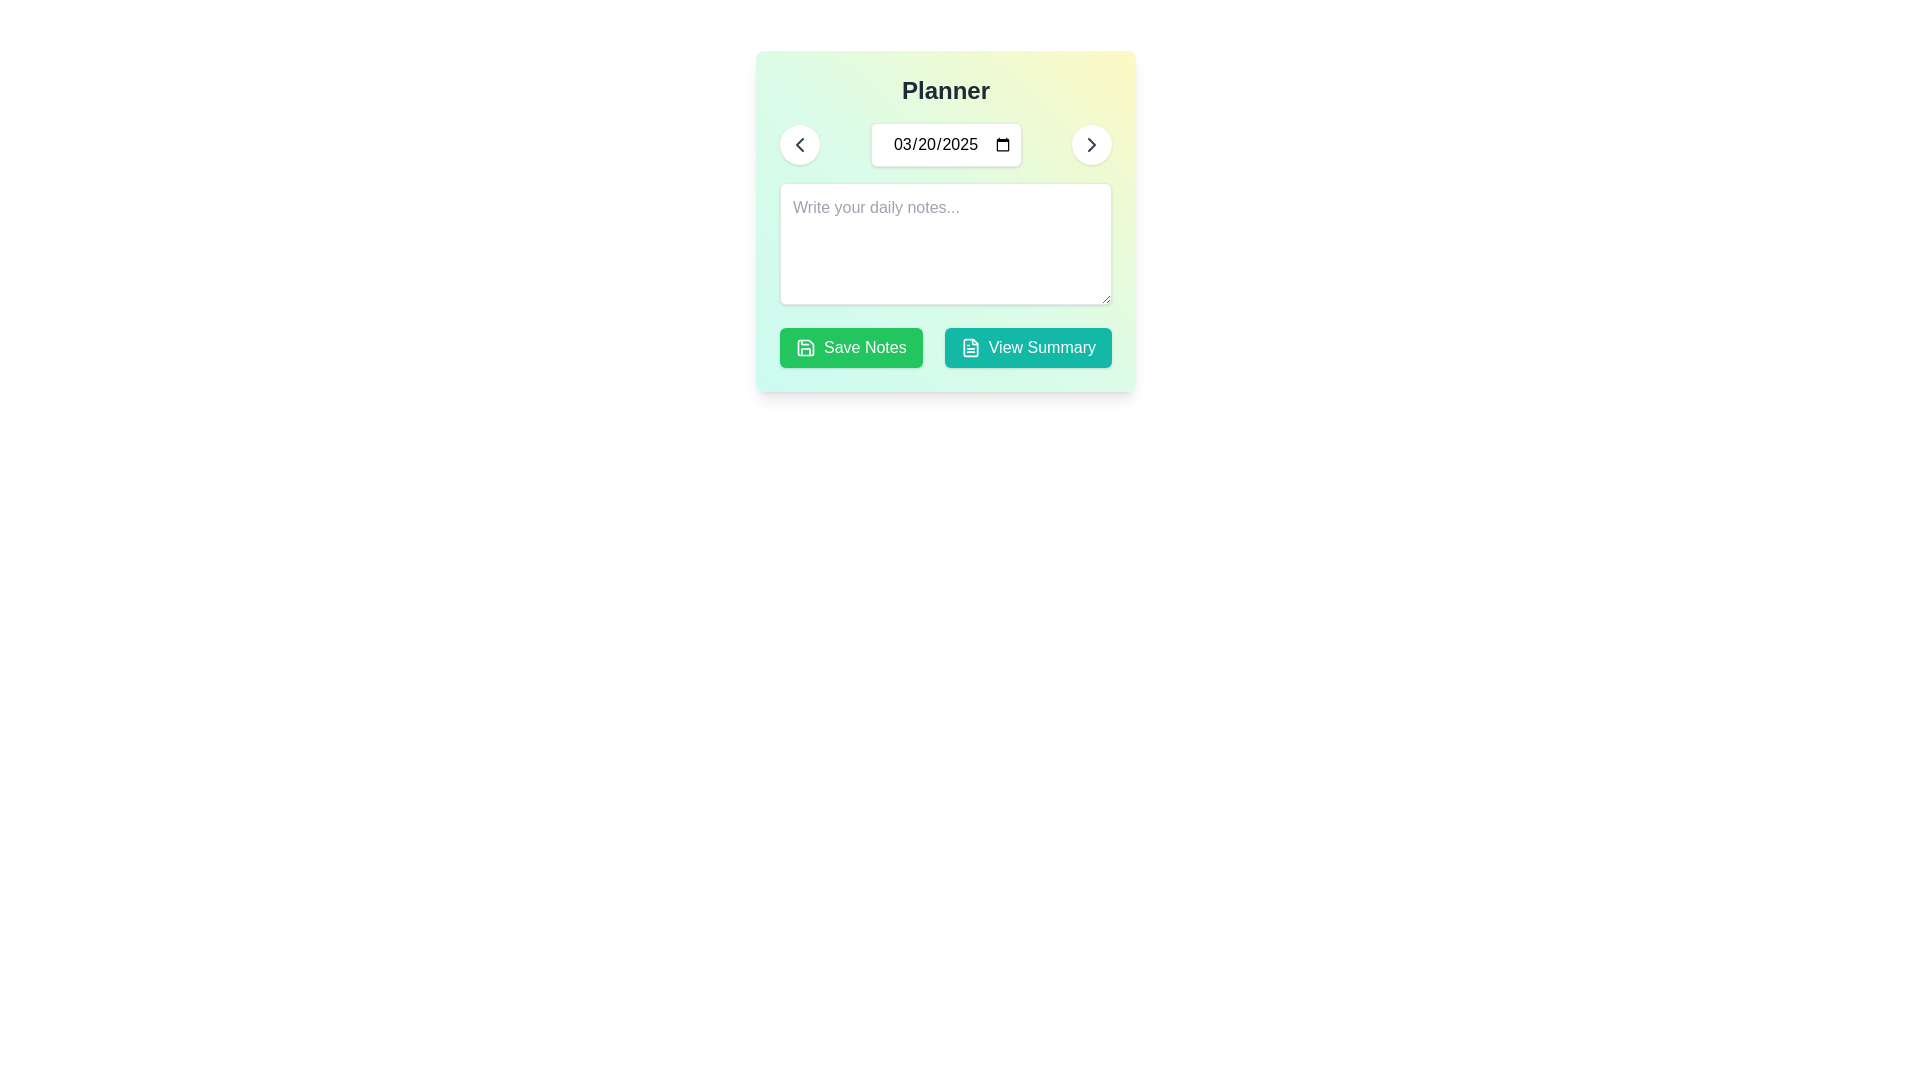 The width and height of the screenshot is (1920, 1080). Describe the element at coordinates (1028, 346) in the screenshot. I see `the rectangular button with a teal background labeled 'View Summary' to observe its hover effect` at that location.